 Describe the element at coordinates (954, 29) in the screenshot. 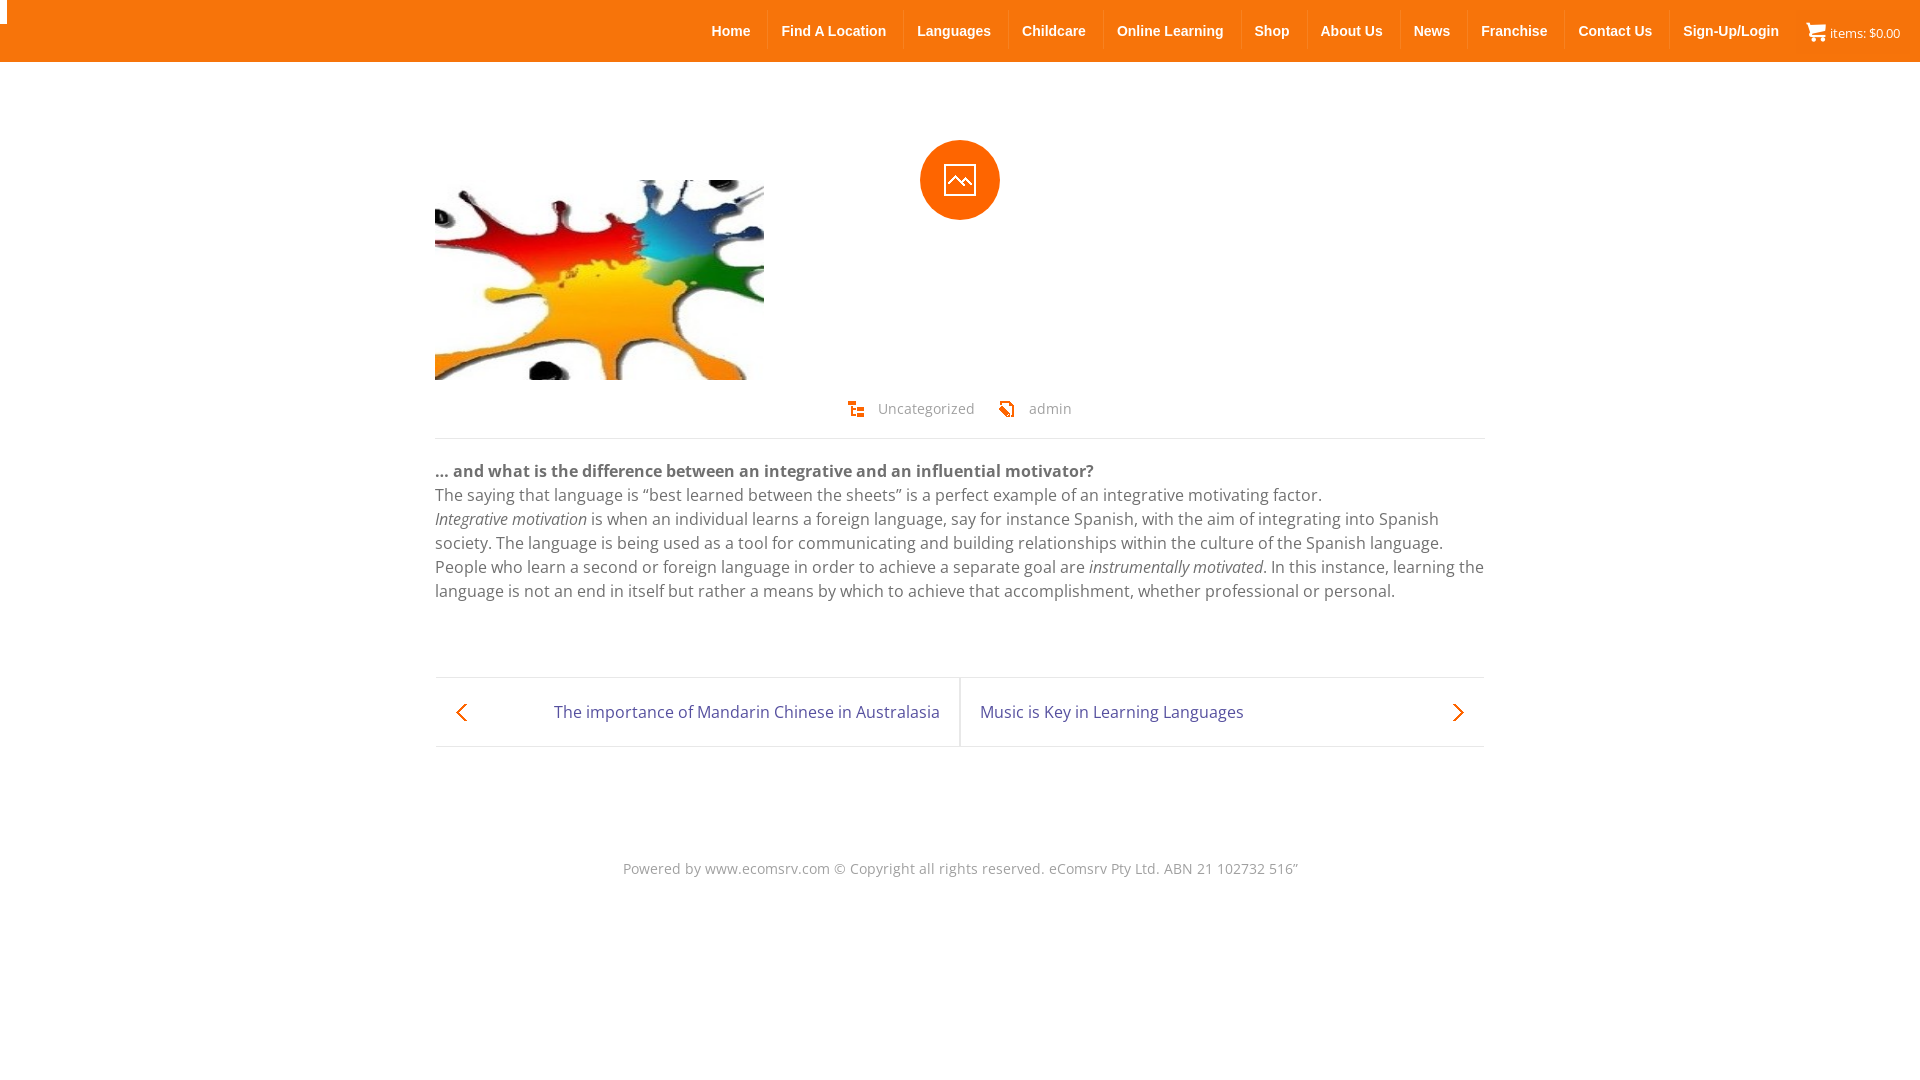

I see `'Languages'` at that location.